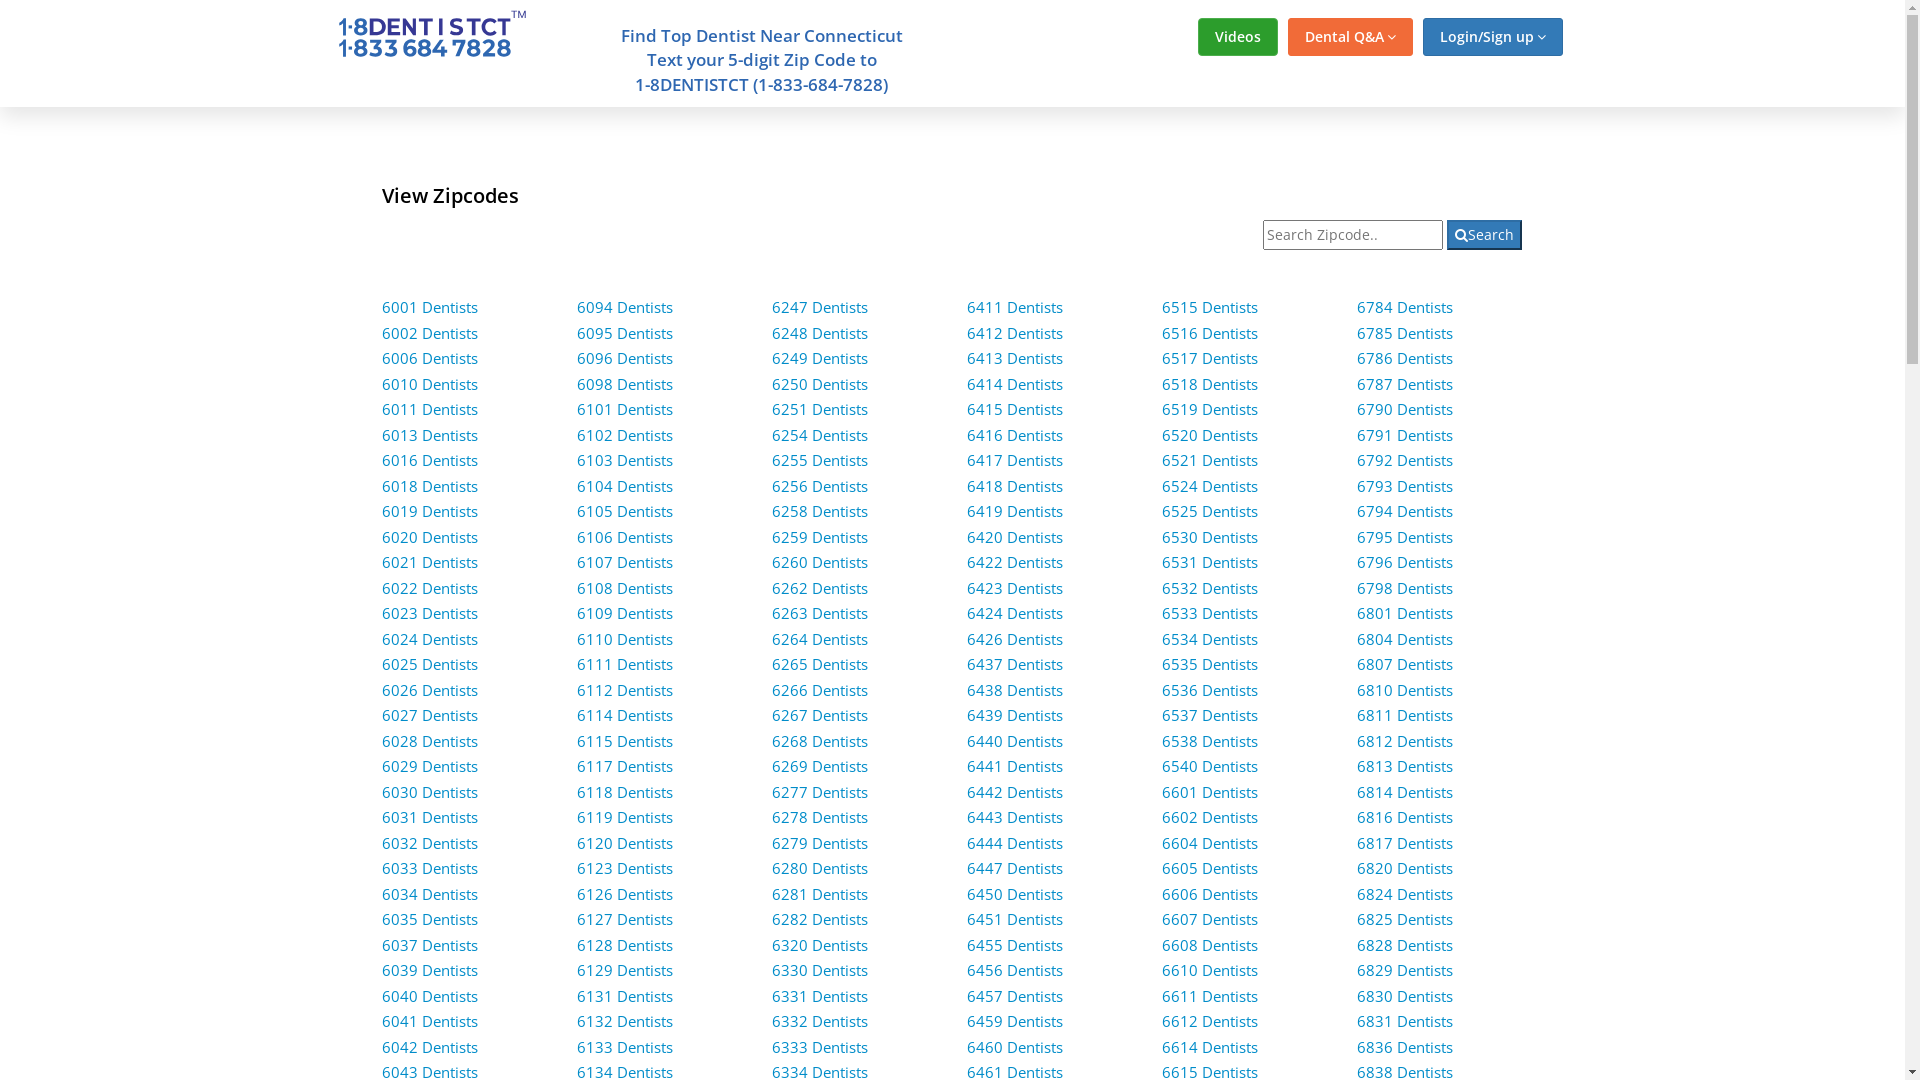 The height and width of the screenshot is (1080, 1920). What do you see at coordinates (1014, 535) in the screenshot?
I see `'6420 Dentists'` at bounding box center [1014, 535].